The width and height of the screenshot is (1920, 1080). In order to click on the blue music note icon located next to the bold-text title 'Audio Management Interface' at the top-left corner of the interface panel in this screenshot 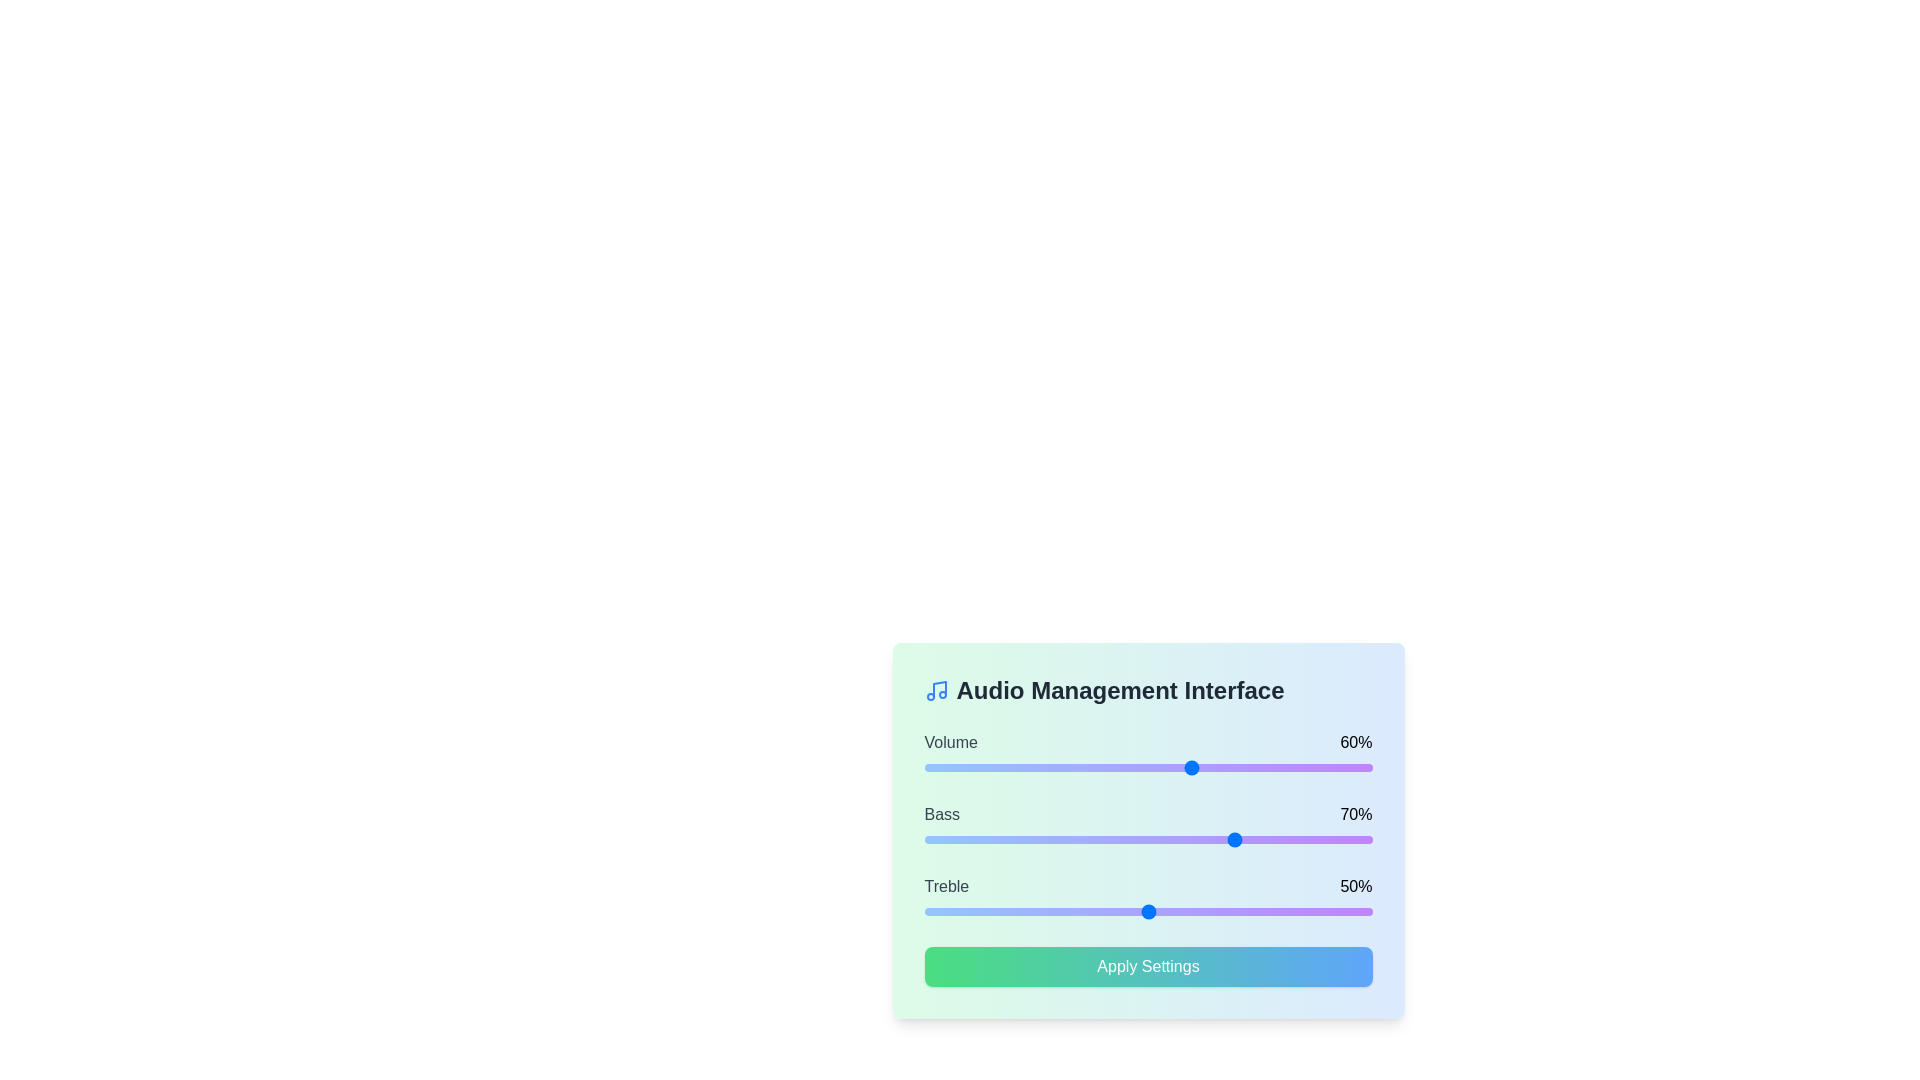, I will do `click(935, 689)`.